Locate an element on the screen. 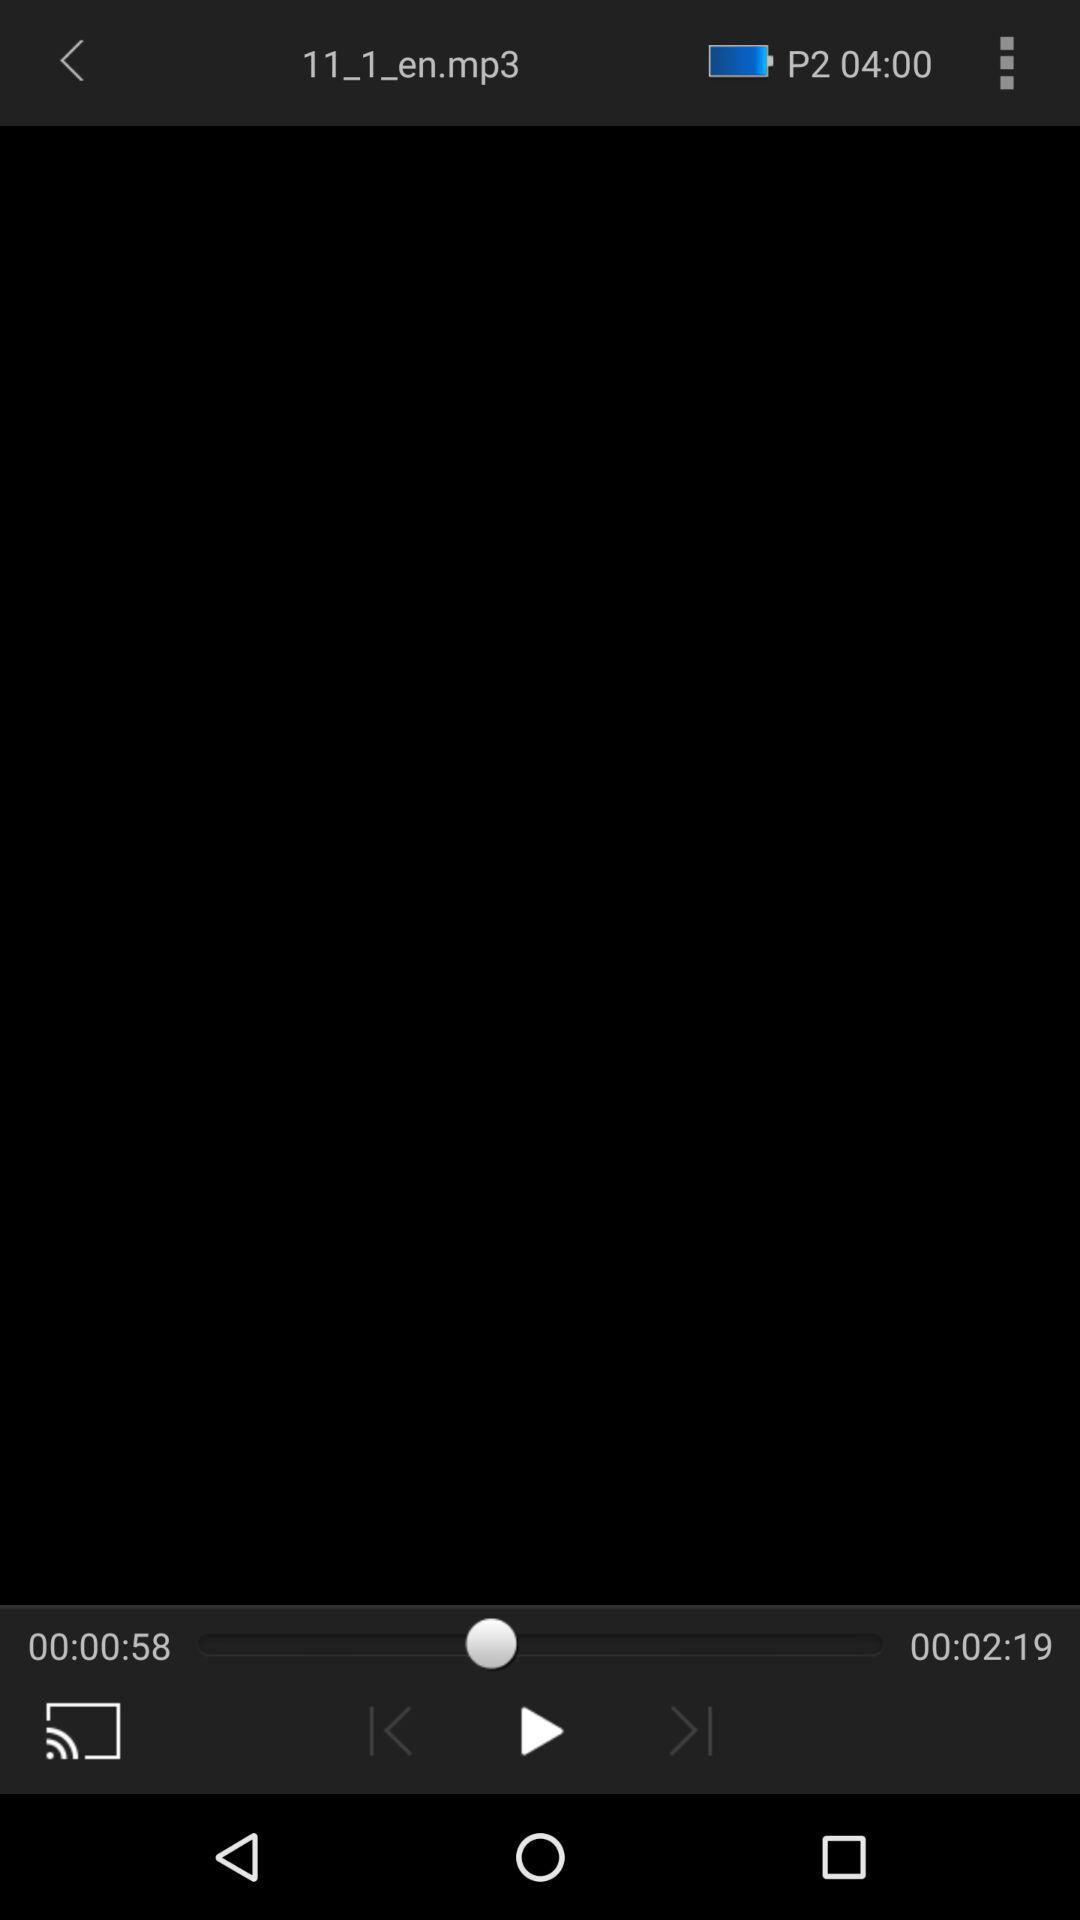  the skip_previous icon is located at coordinates (390, 1851).